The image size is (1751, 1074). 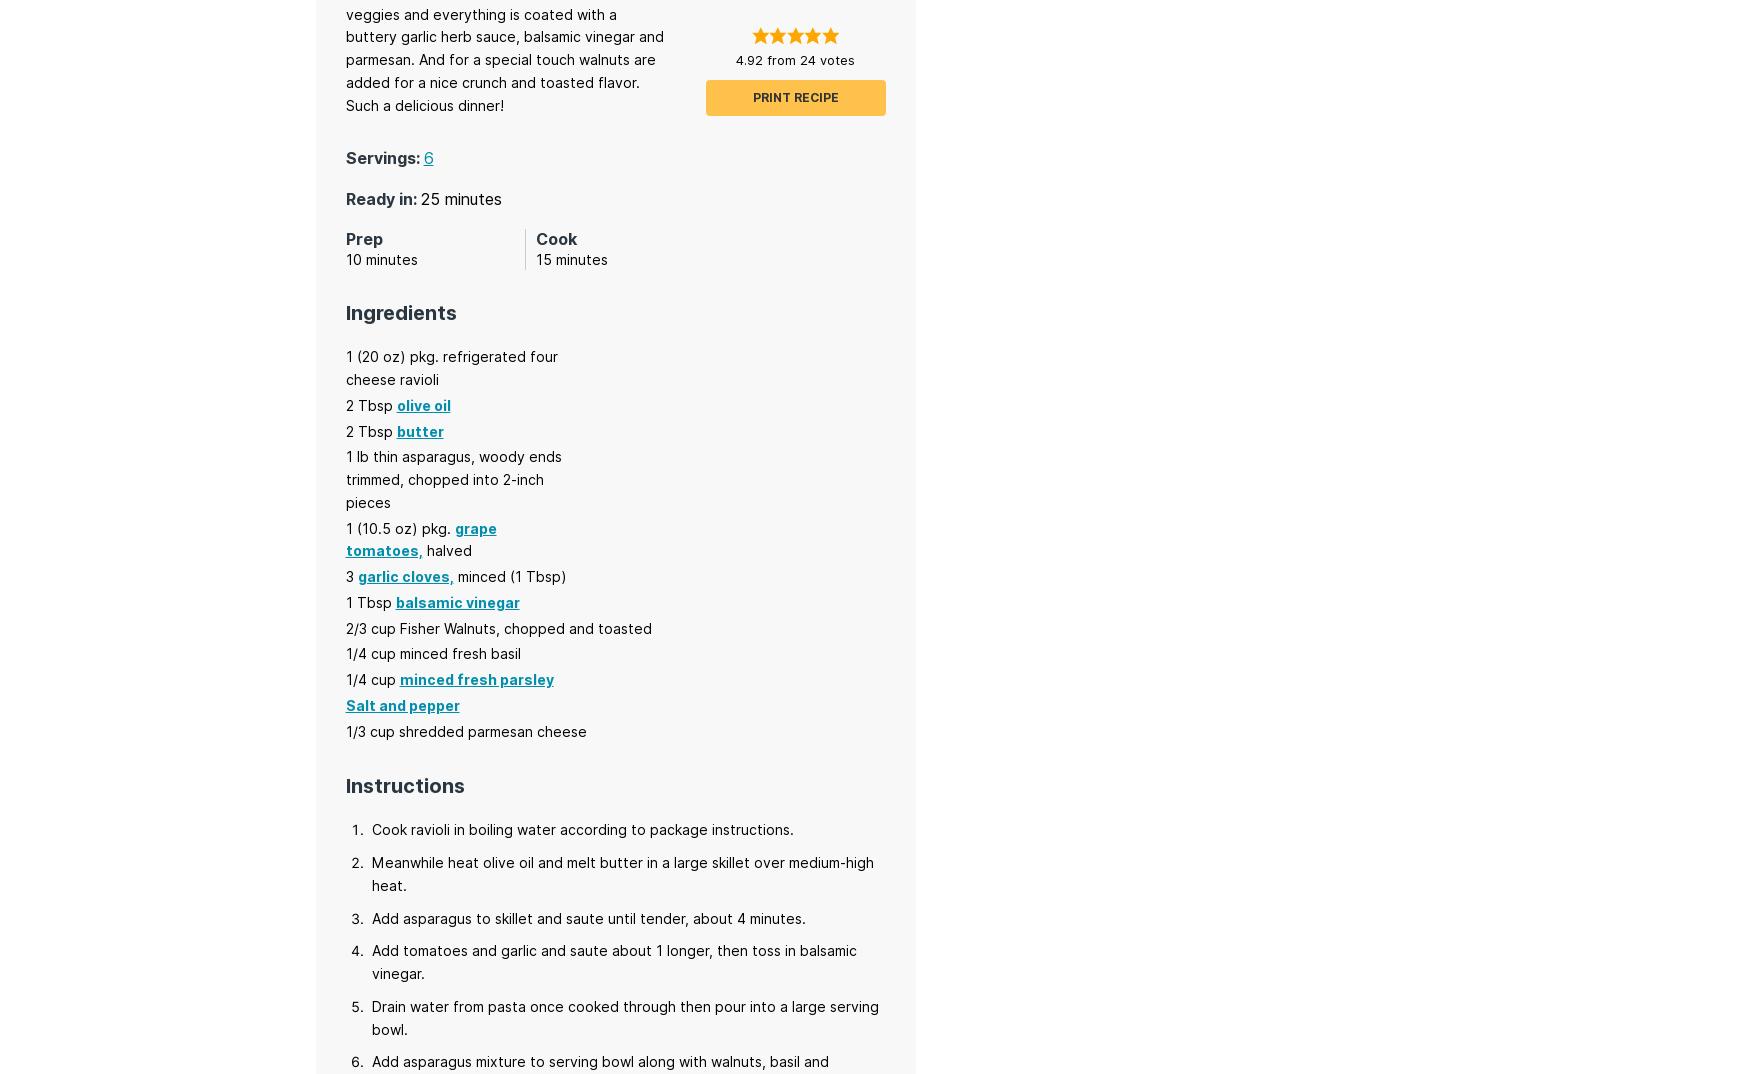 I want to click on 'Cook', so click(x=555, y=237).